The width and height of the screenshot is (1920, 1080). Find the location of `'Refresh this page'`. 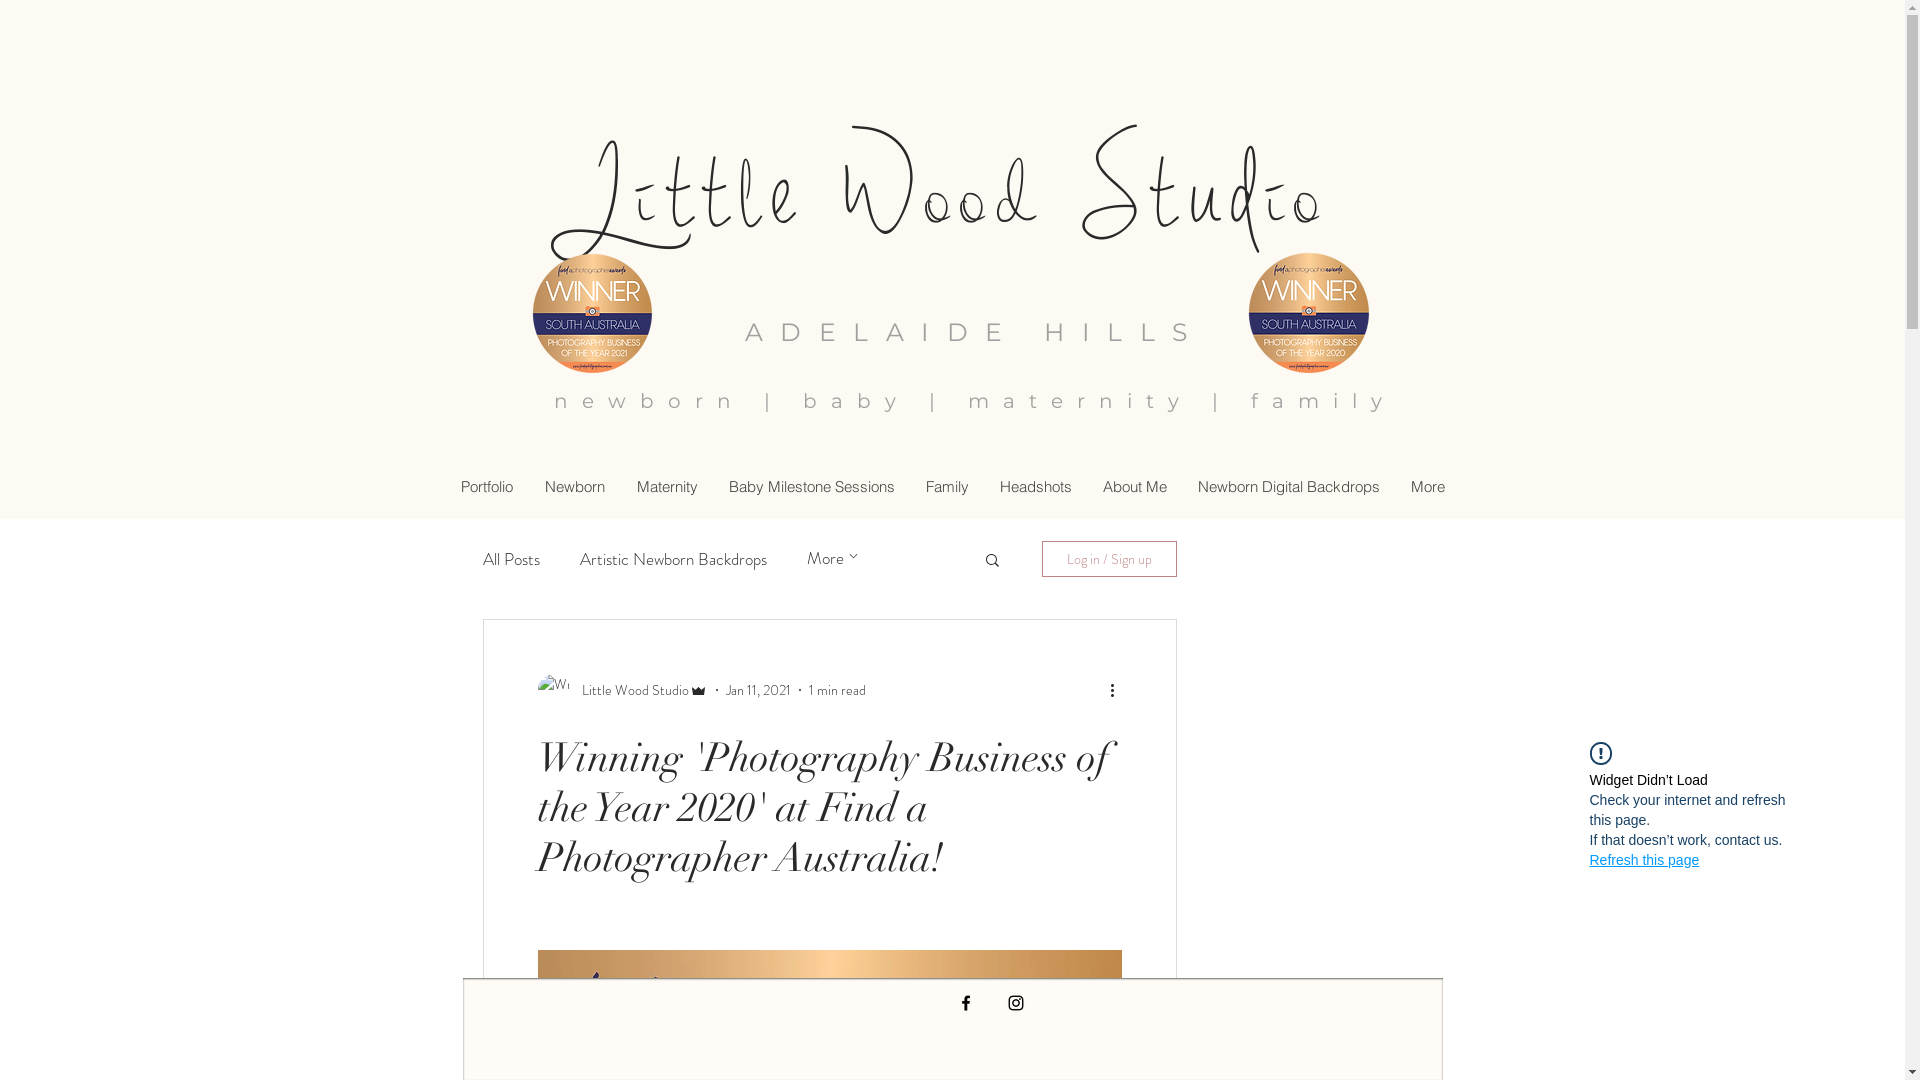

'Refresh this page' is located at coordinates (1645, 859).